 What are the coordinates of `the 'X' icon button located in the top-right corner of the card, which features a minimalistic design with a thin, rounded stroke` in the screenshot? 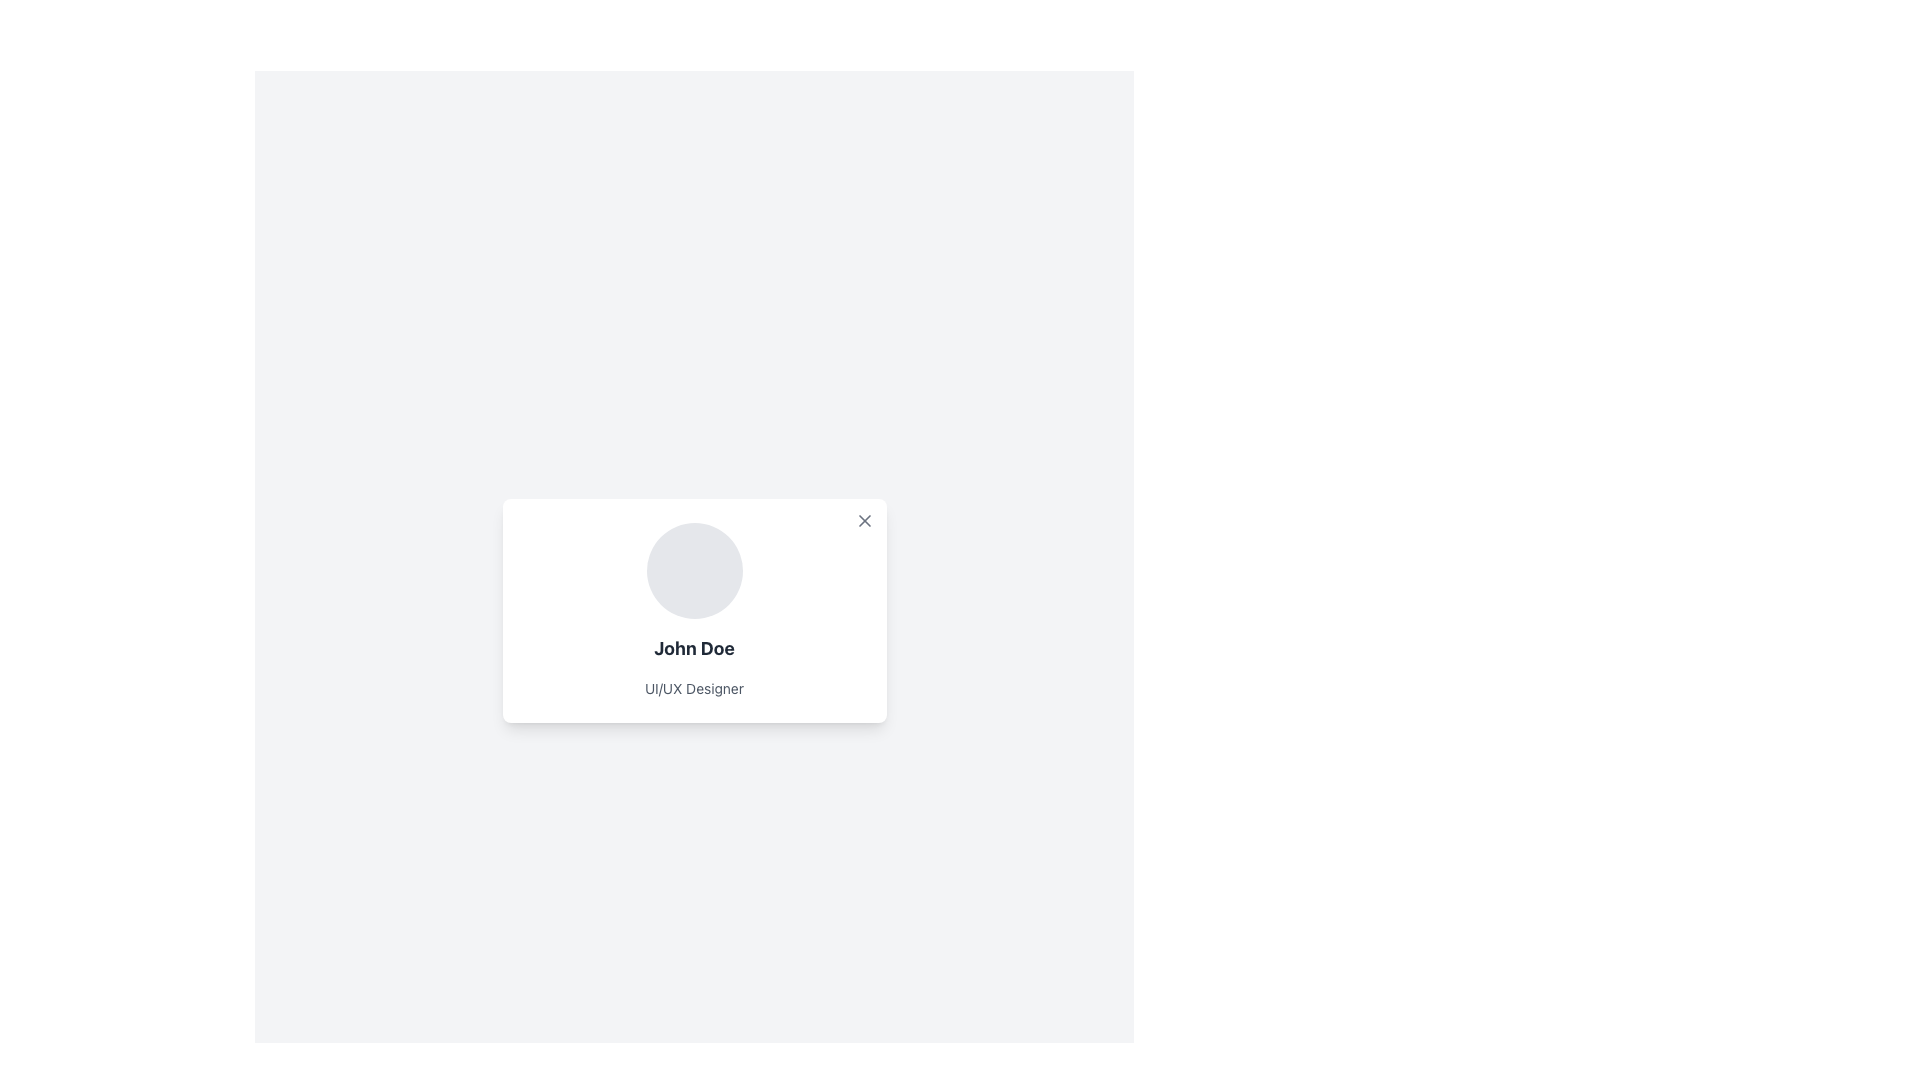 It's located at (864, 519).